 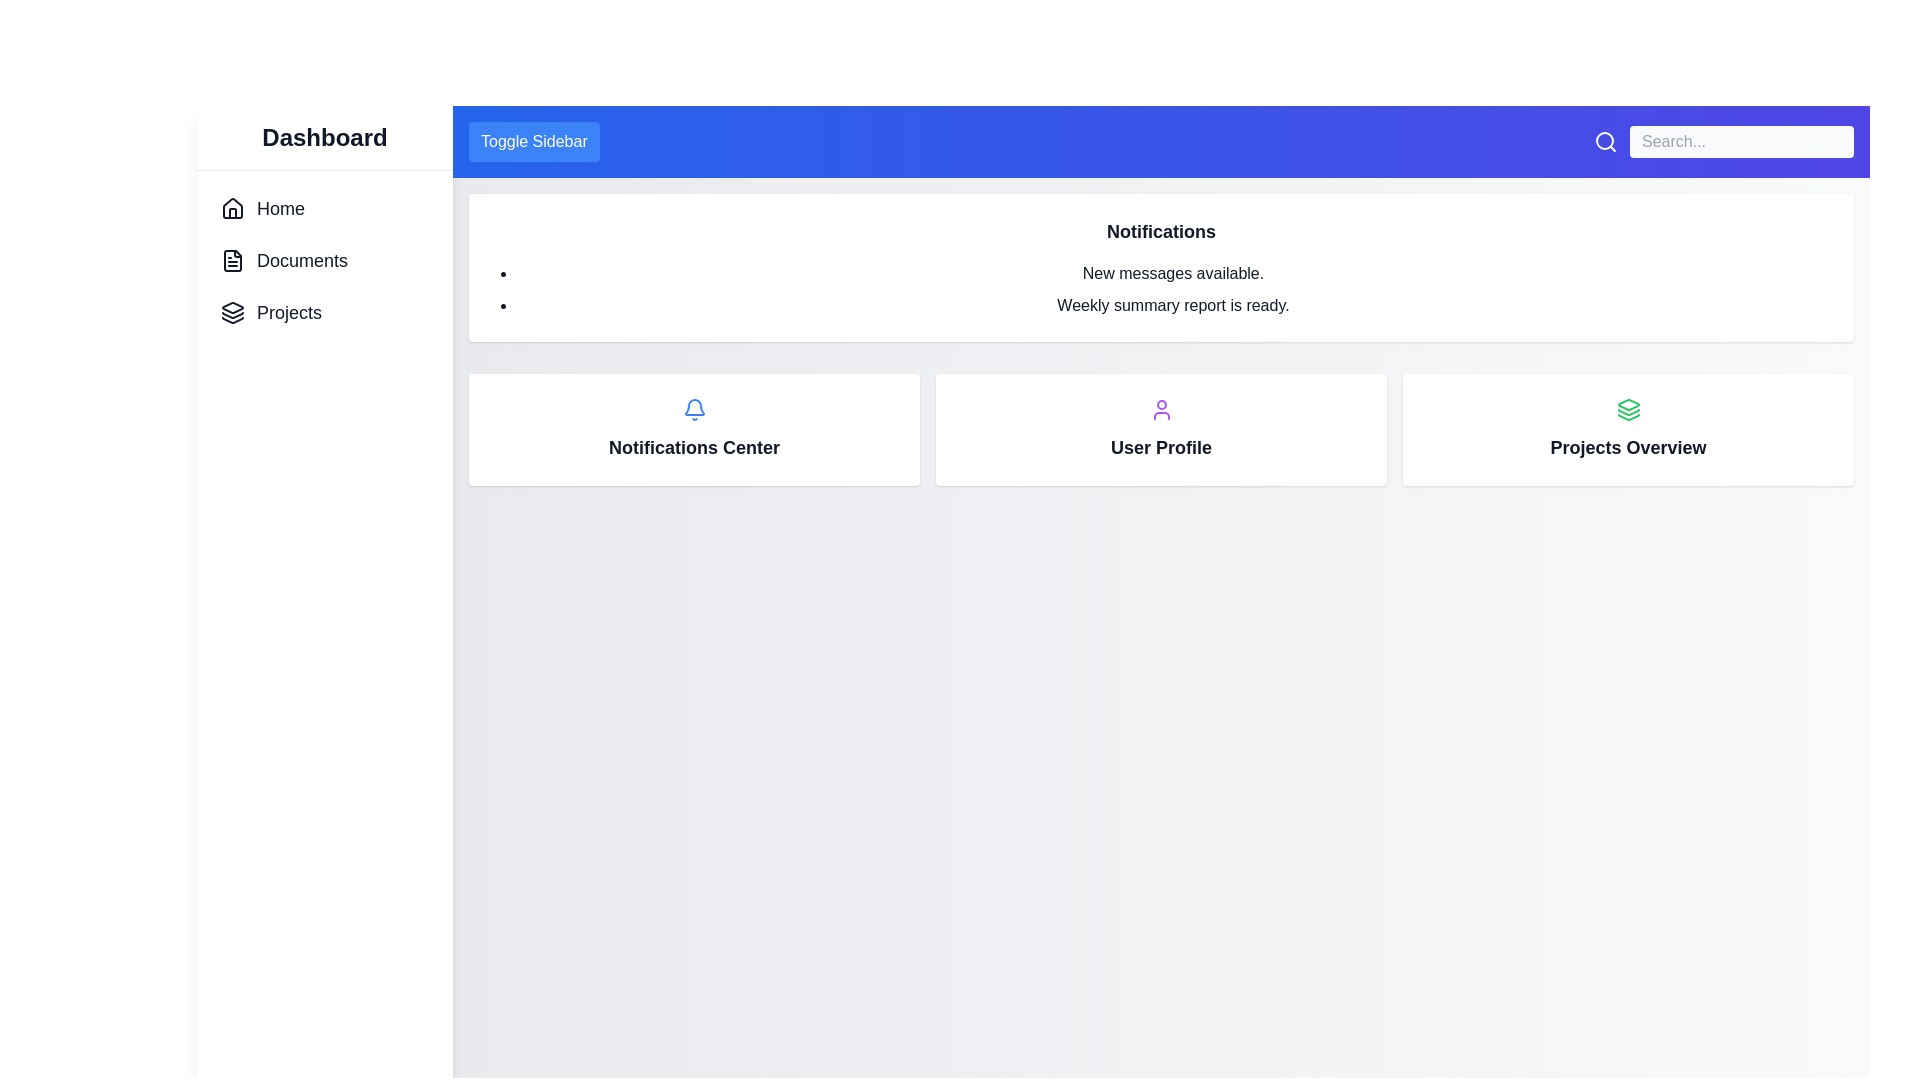 I want to click on the 'Home' navigation icon located in the sidebar menu, positioned to the left of the text label 'Home', so click(x=233, y=208).